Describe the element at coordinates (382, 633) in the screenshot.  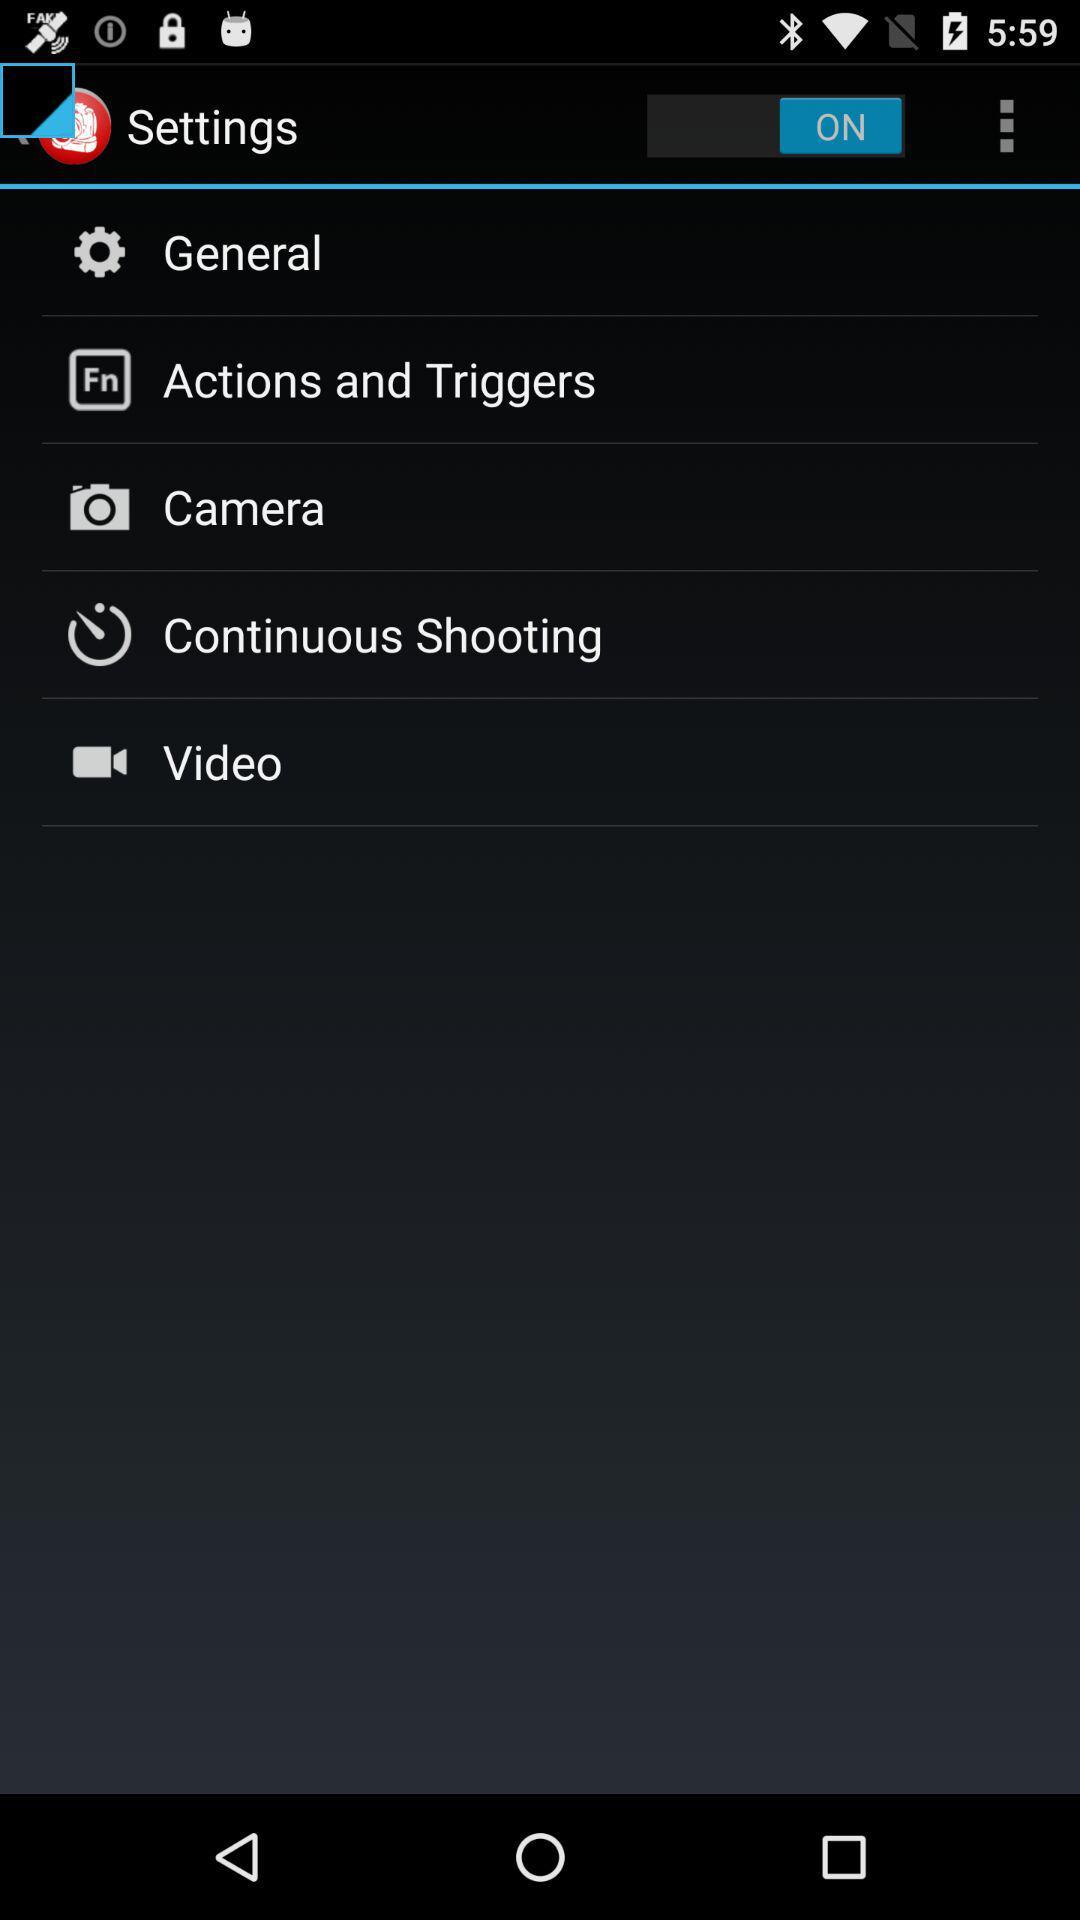
I see `item above video icon` at that location.